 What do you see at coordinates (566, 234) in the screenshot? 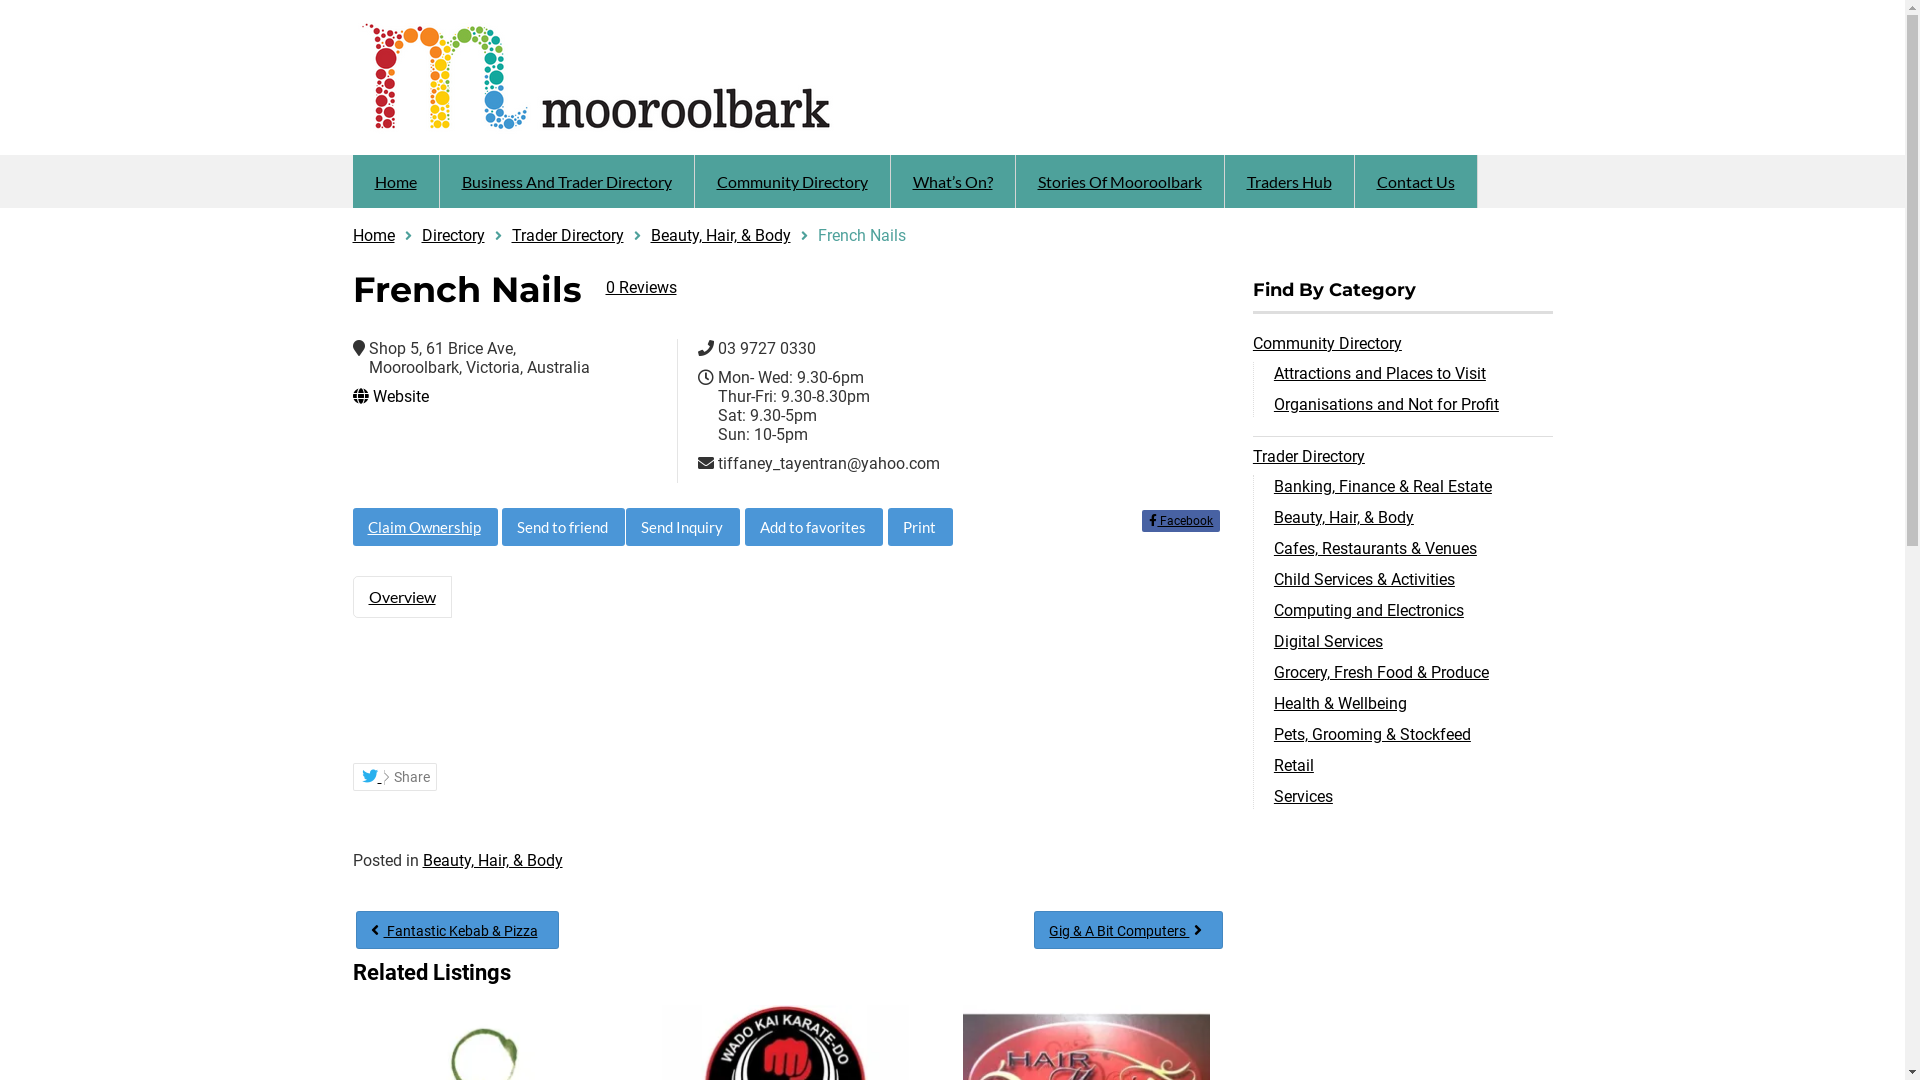
I see `'Trader Directory'` at bounding box center [566, 234].